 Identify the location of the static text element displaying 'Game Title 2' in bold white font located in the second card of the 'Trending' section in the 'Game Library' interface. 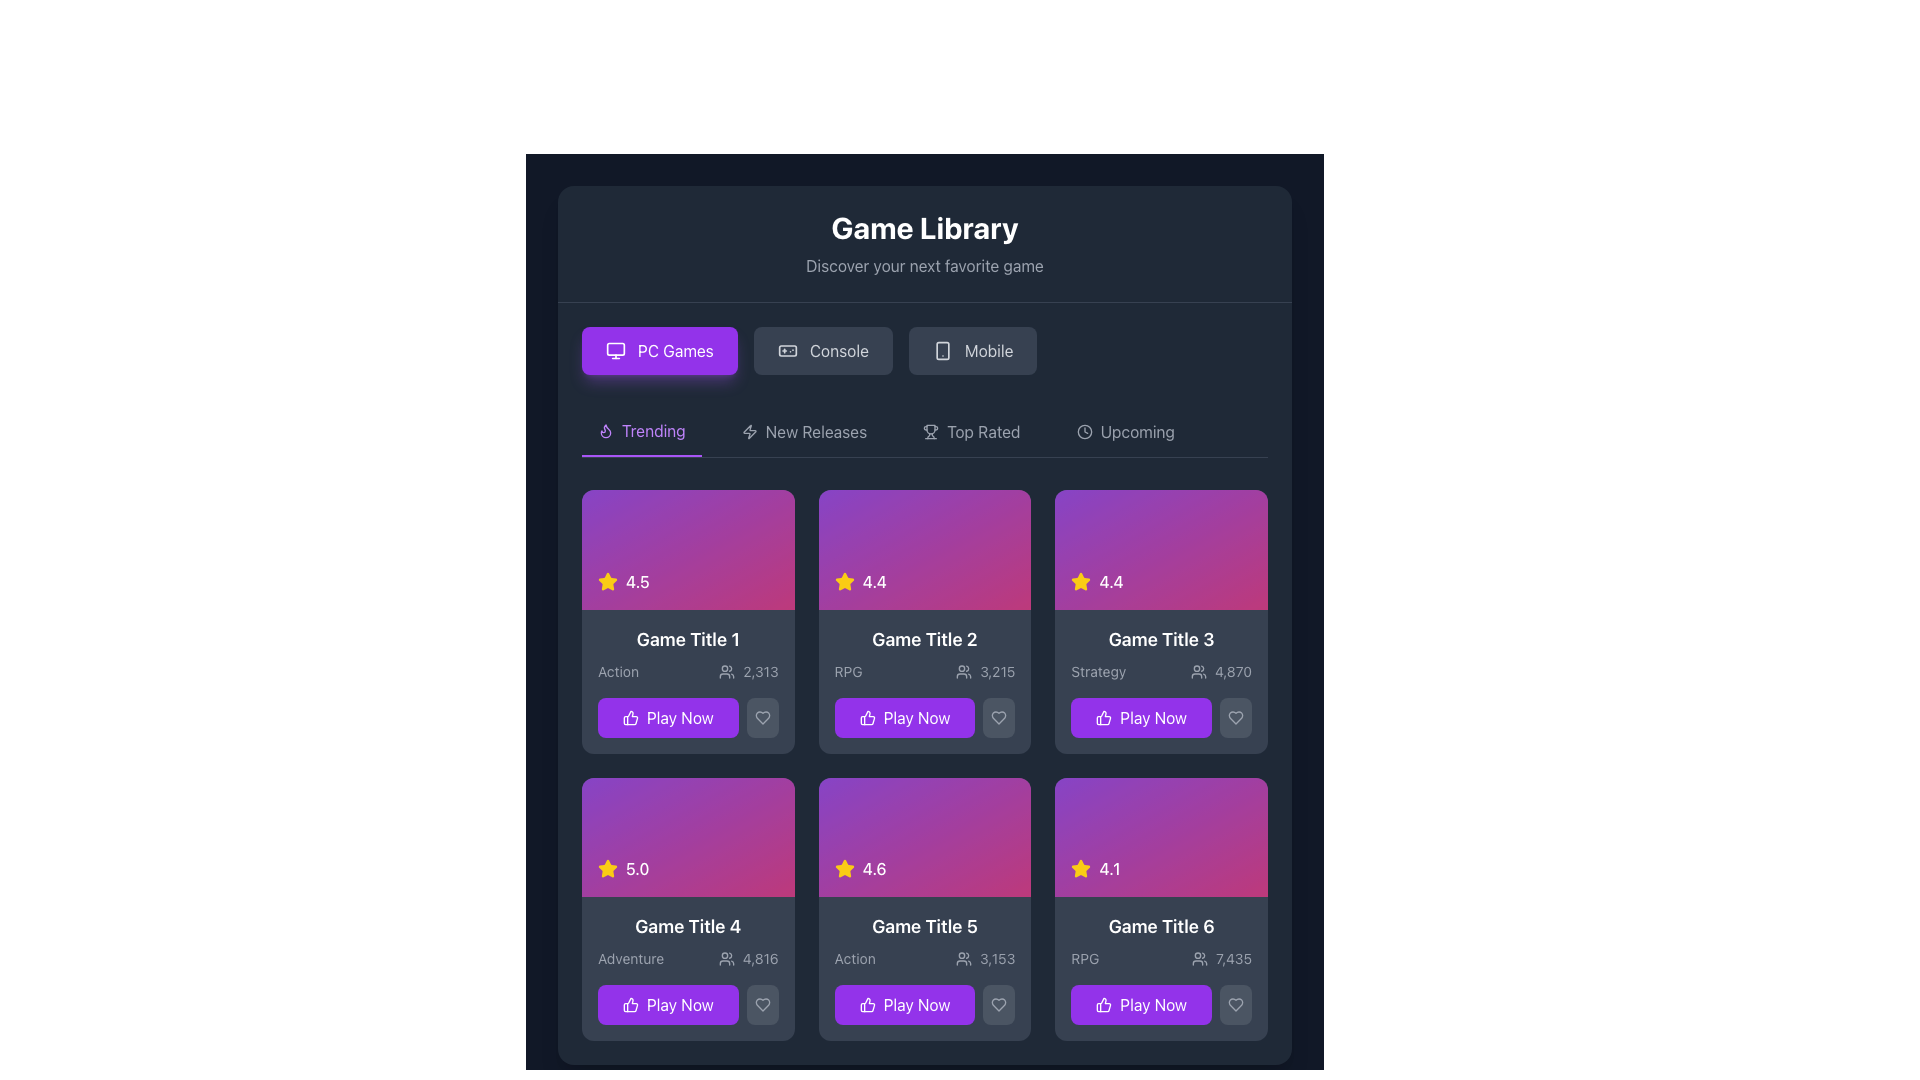
(924, 639).